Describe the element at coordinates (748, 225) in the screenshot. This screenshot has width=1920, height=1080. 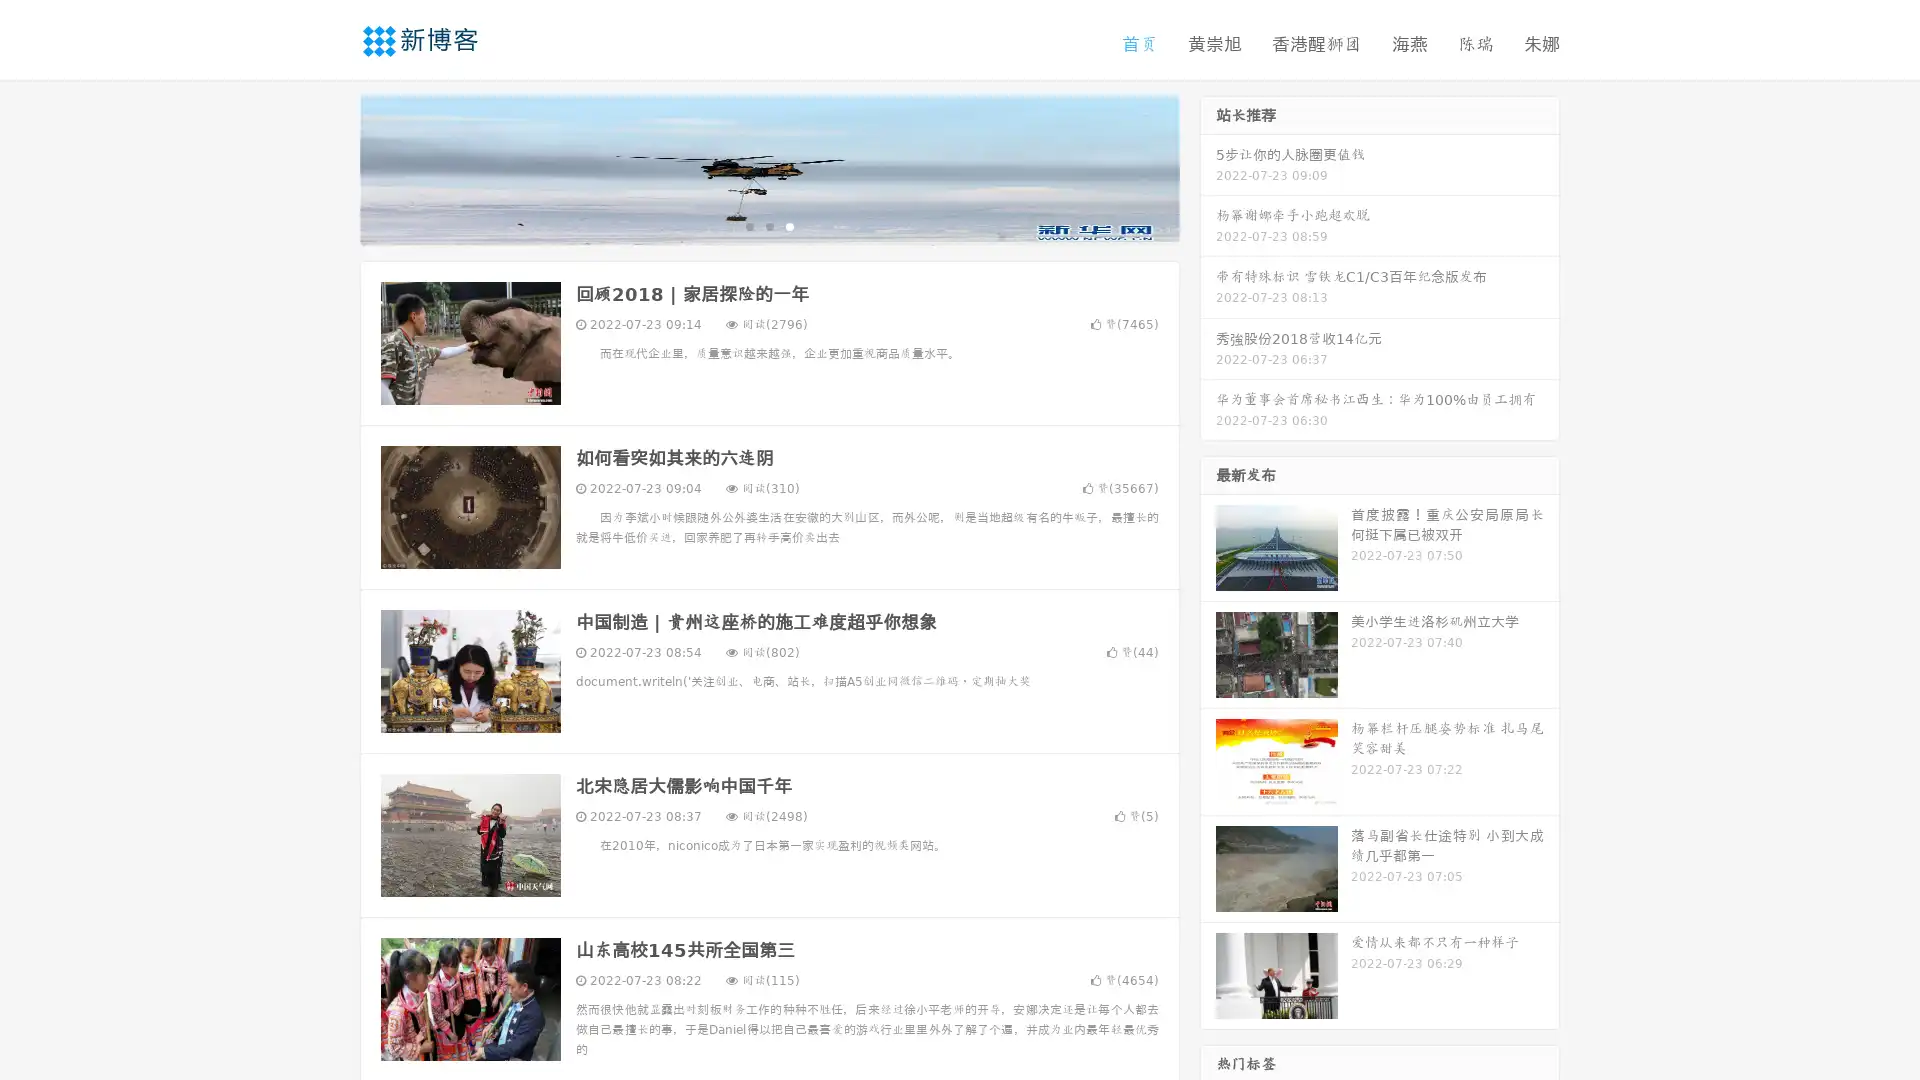
I see `Go to slide 1` at that location.